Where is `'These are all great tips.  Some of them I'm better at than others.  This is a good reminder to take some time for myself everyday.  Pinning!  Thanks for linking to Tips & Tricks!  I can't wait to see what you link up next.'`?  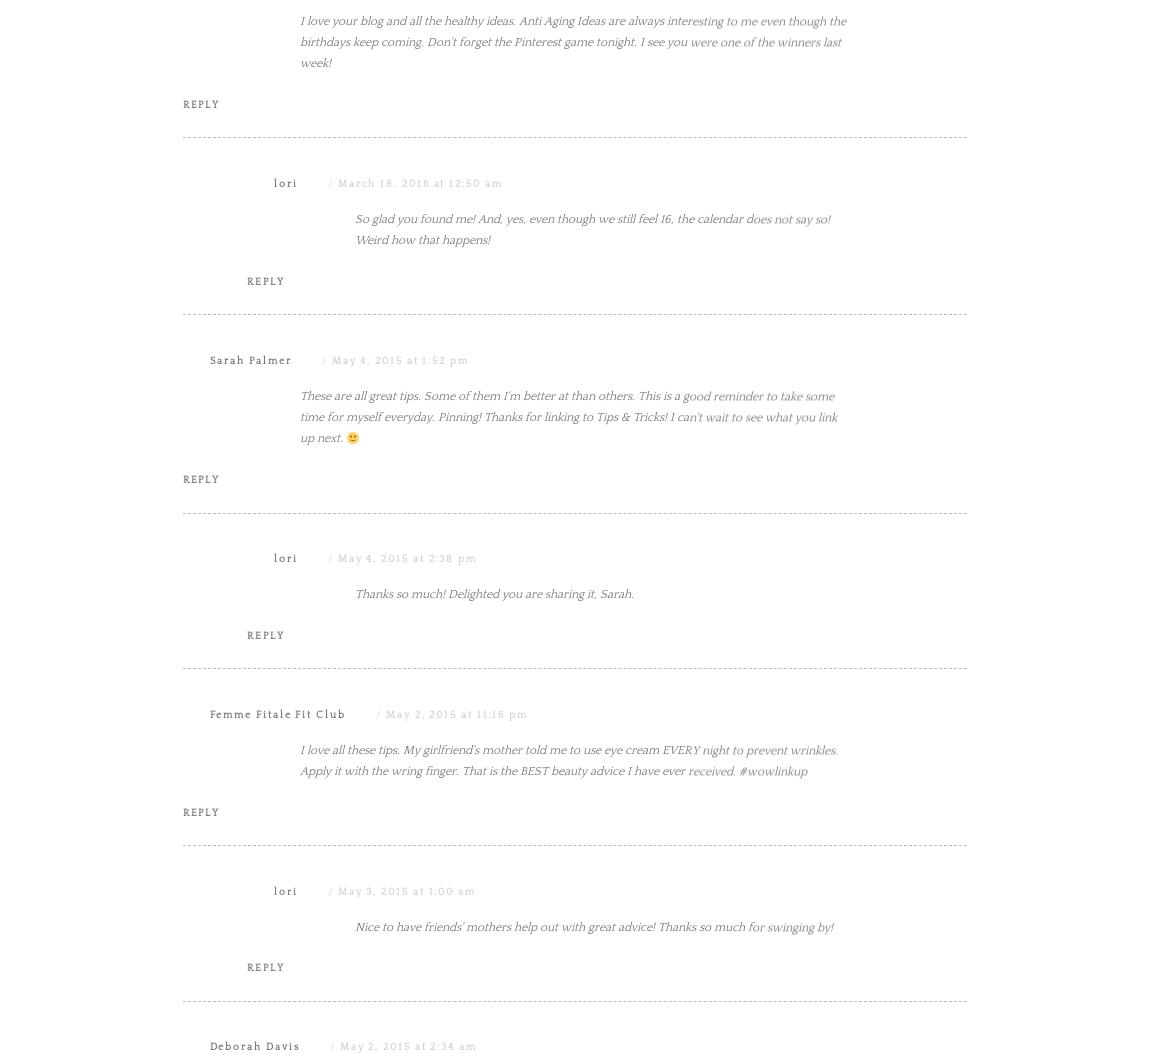
'These are all great tips.  Some of them I'm better at than others.  This is a good reminder to take some time for myself everyday.  Pinning!  Thanks for linking to Tips & Tricks!  I can't wait to see what you link up next.' is located at coordinates (568, 618).